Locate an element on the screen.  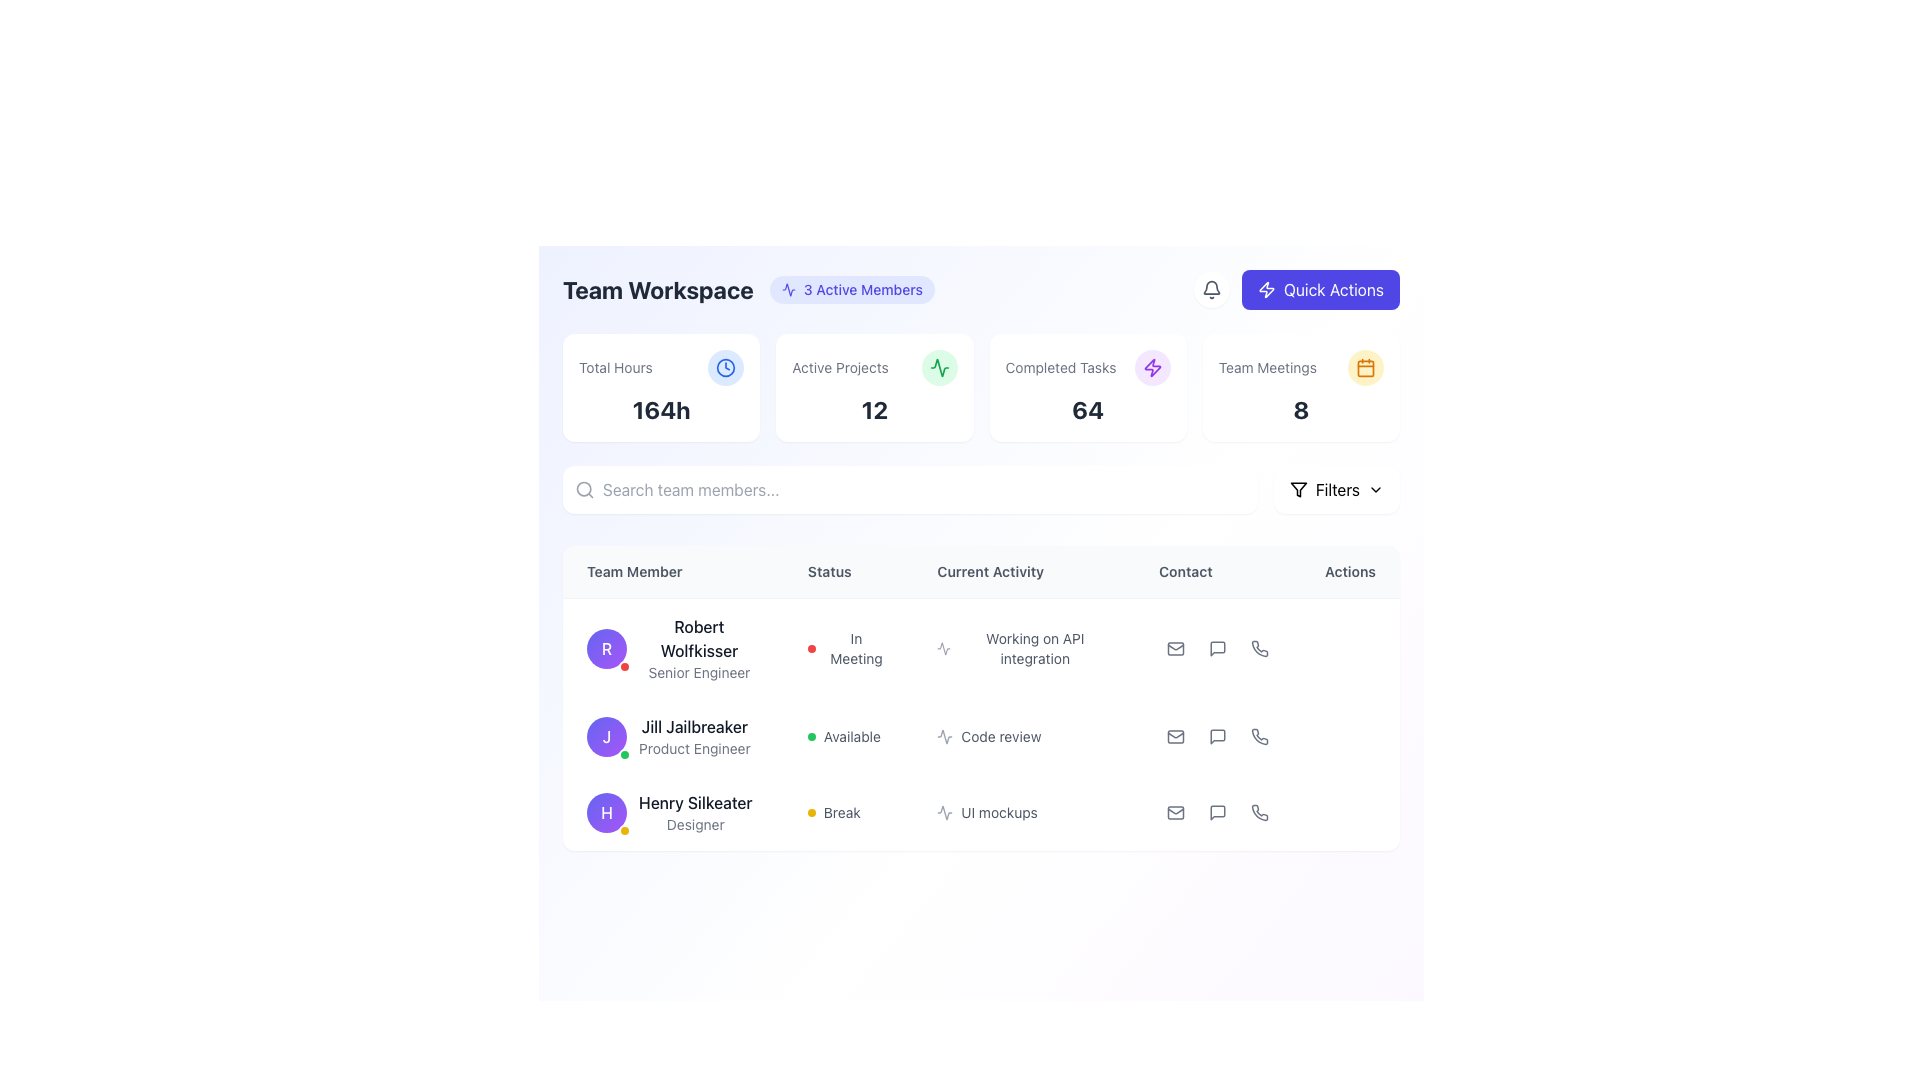
the small, circular green icon with a line chart inside, located to the right of the '12' number in the 'Active Projects' card of the 'Team Workspace' section is located at coordinates (938, 367).